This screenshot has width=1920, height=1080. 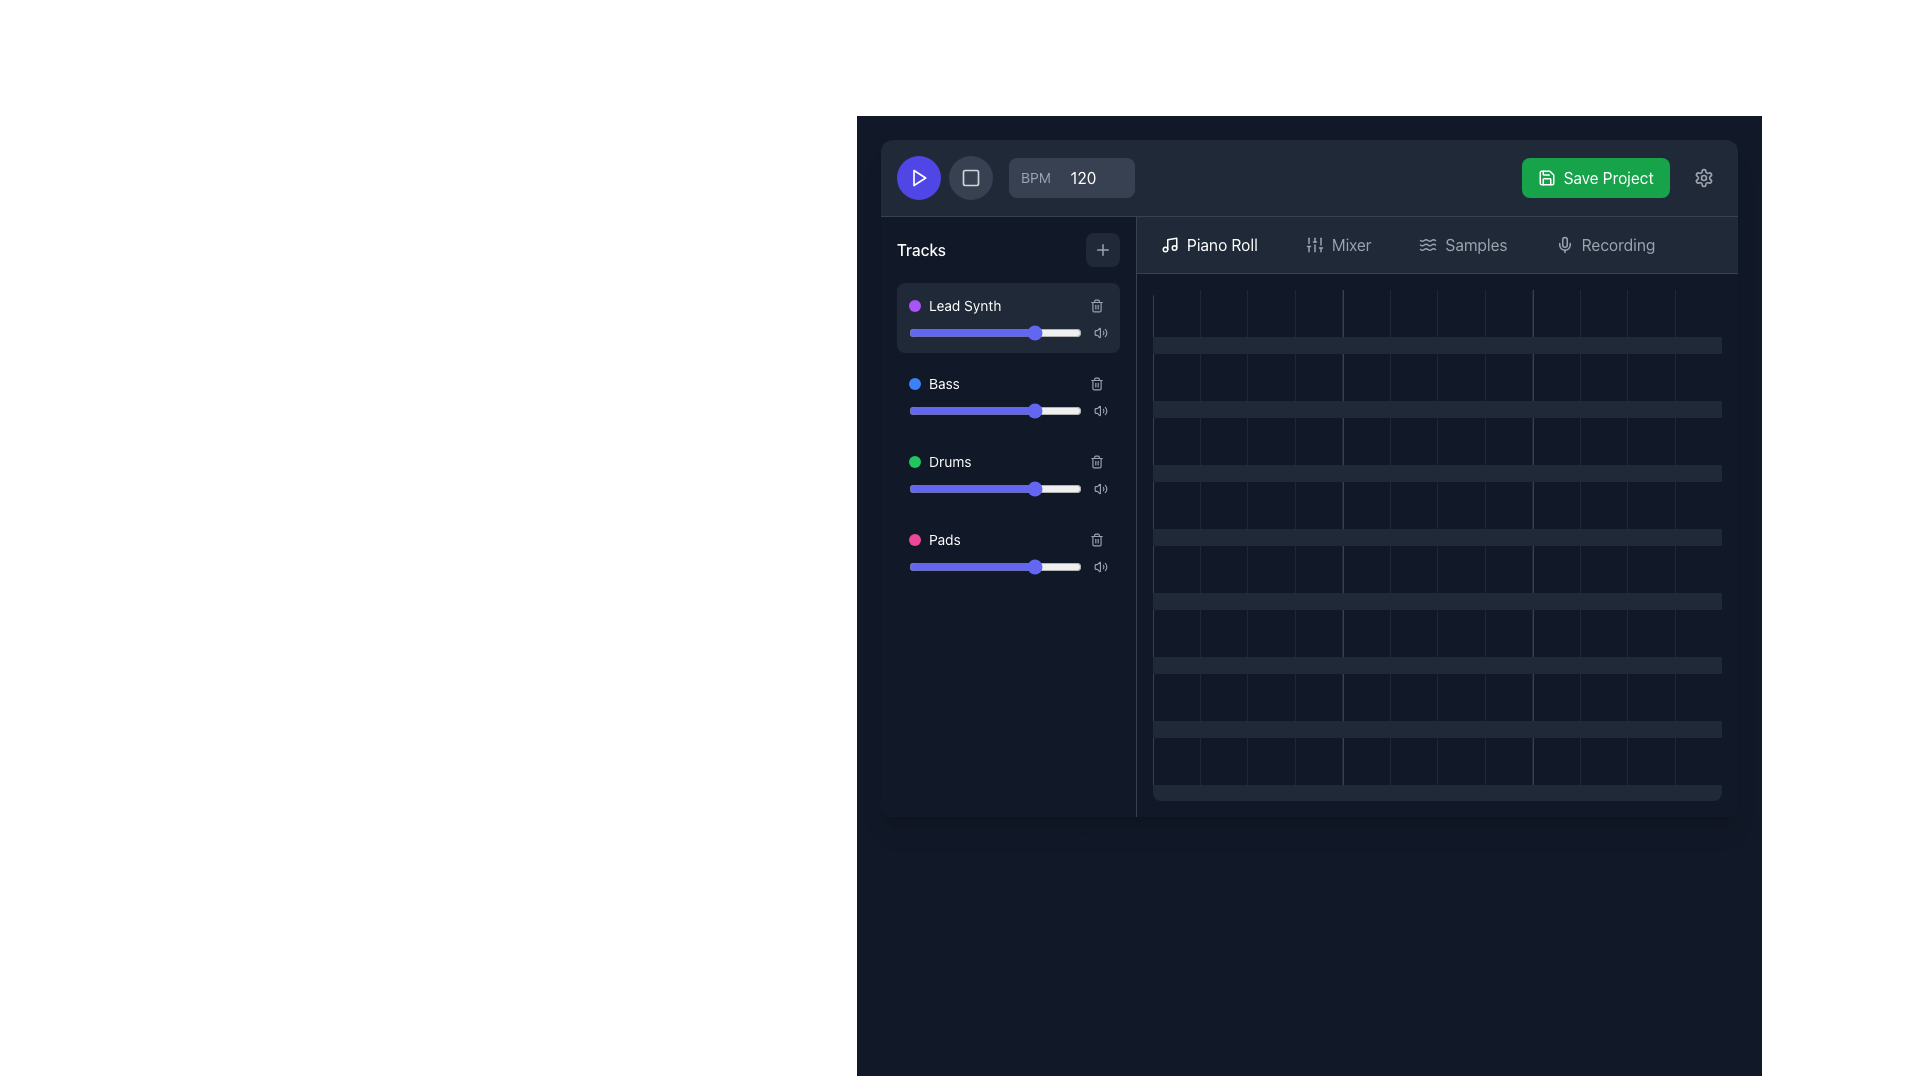 I want to click on the slider, so click(x=926, y=489).